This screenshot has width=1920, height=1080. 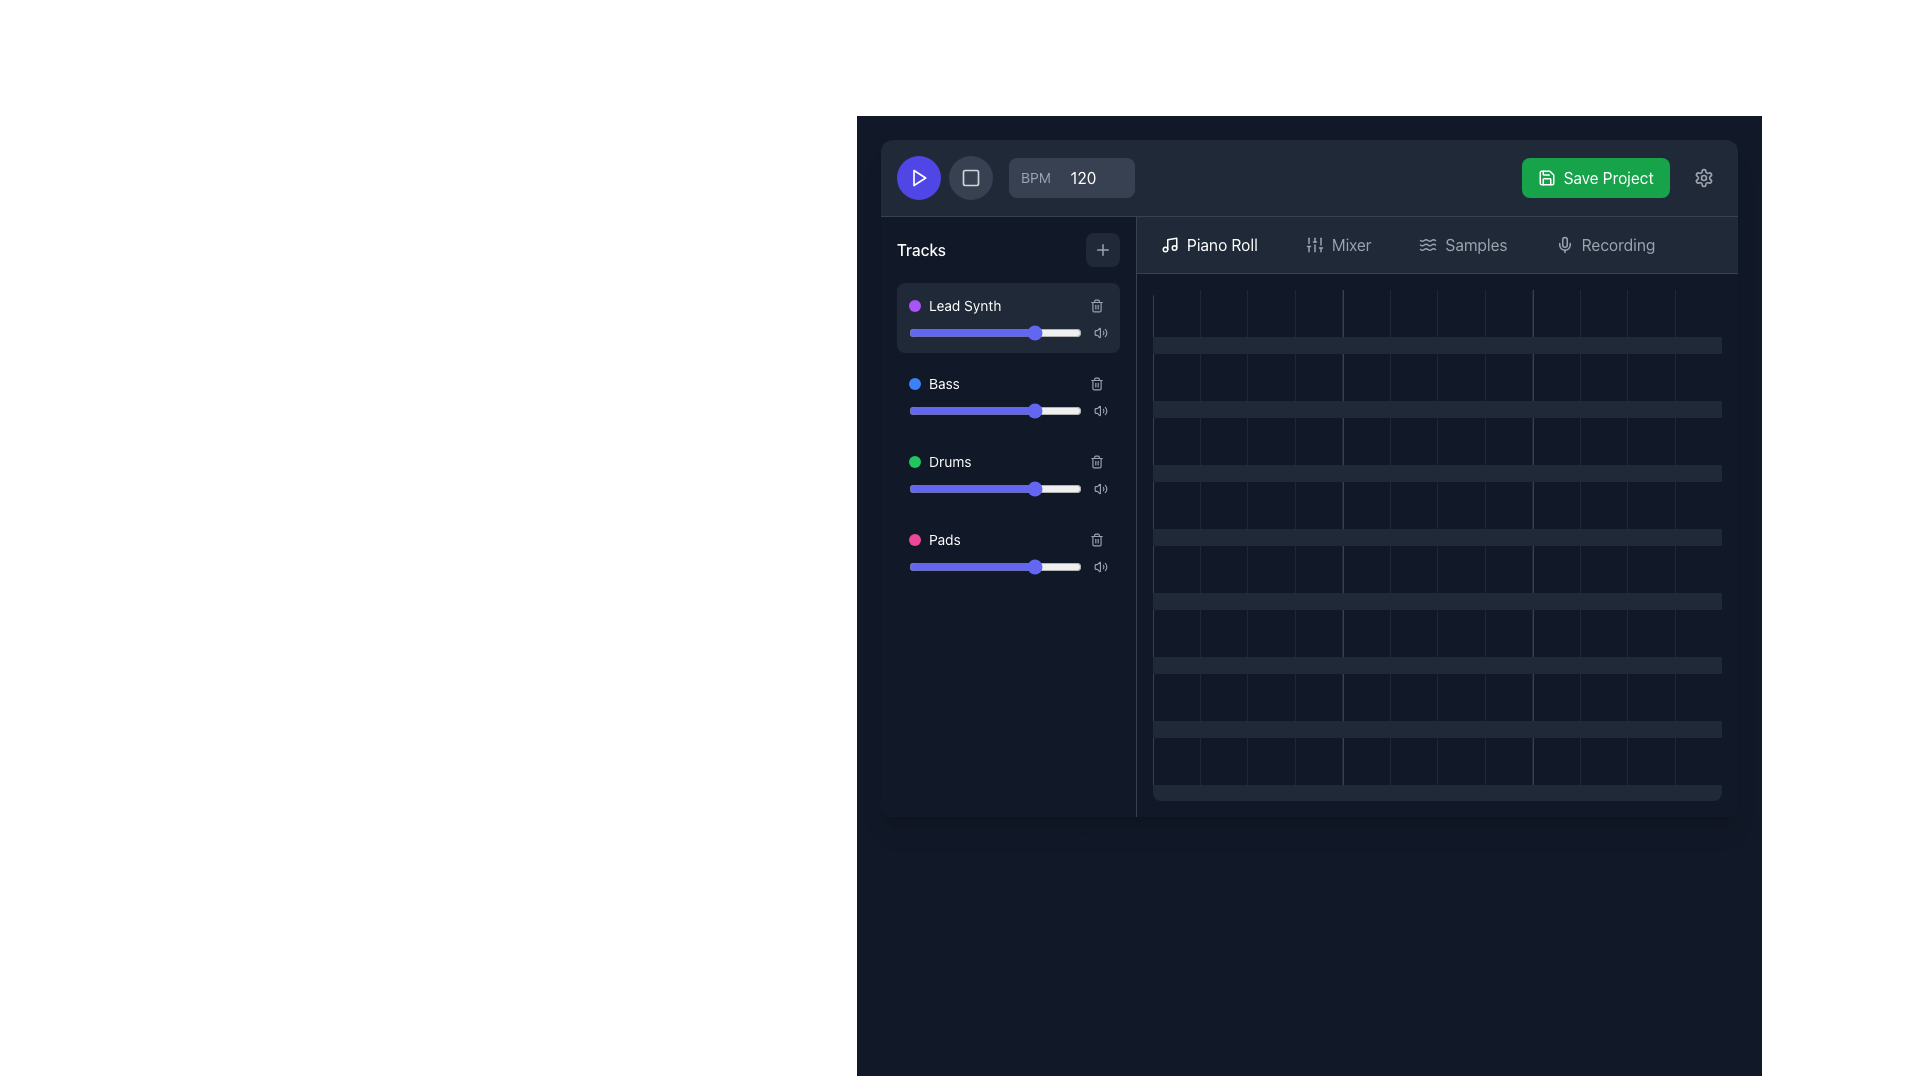 I want to click on the slider, so click(x=926, y=489).